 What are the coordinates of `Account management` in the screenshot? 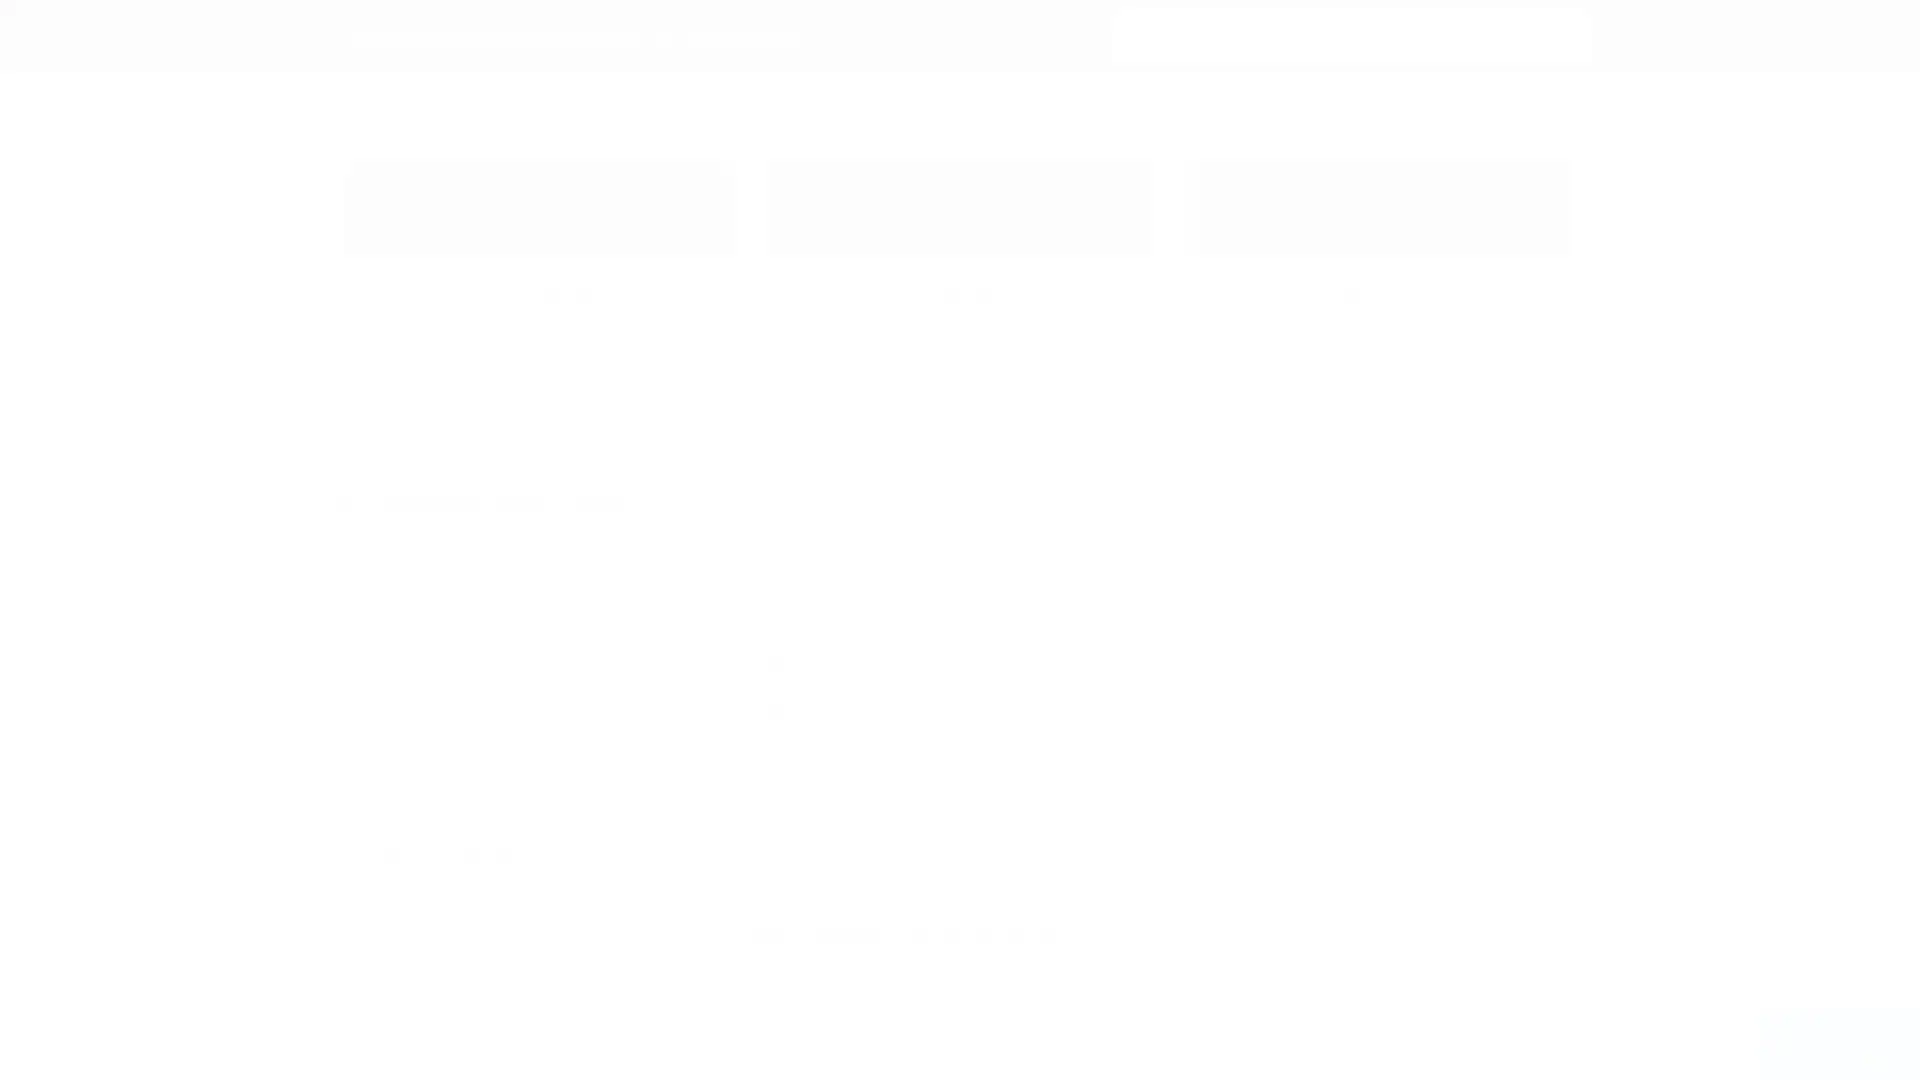 It's located at (499, 716).